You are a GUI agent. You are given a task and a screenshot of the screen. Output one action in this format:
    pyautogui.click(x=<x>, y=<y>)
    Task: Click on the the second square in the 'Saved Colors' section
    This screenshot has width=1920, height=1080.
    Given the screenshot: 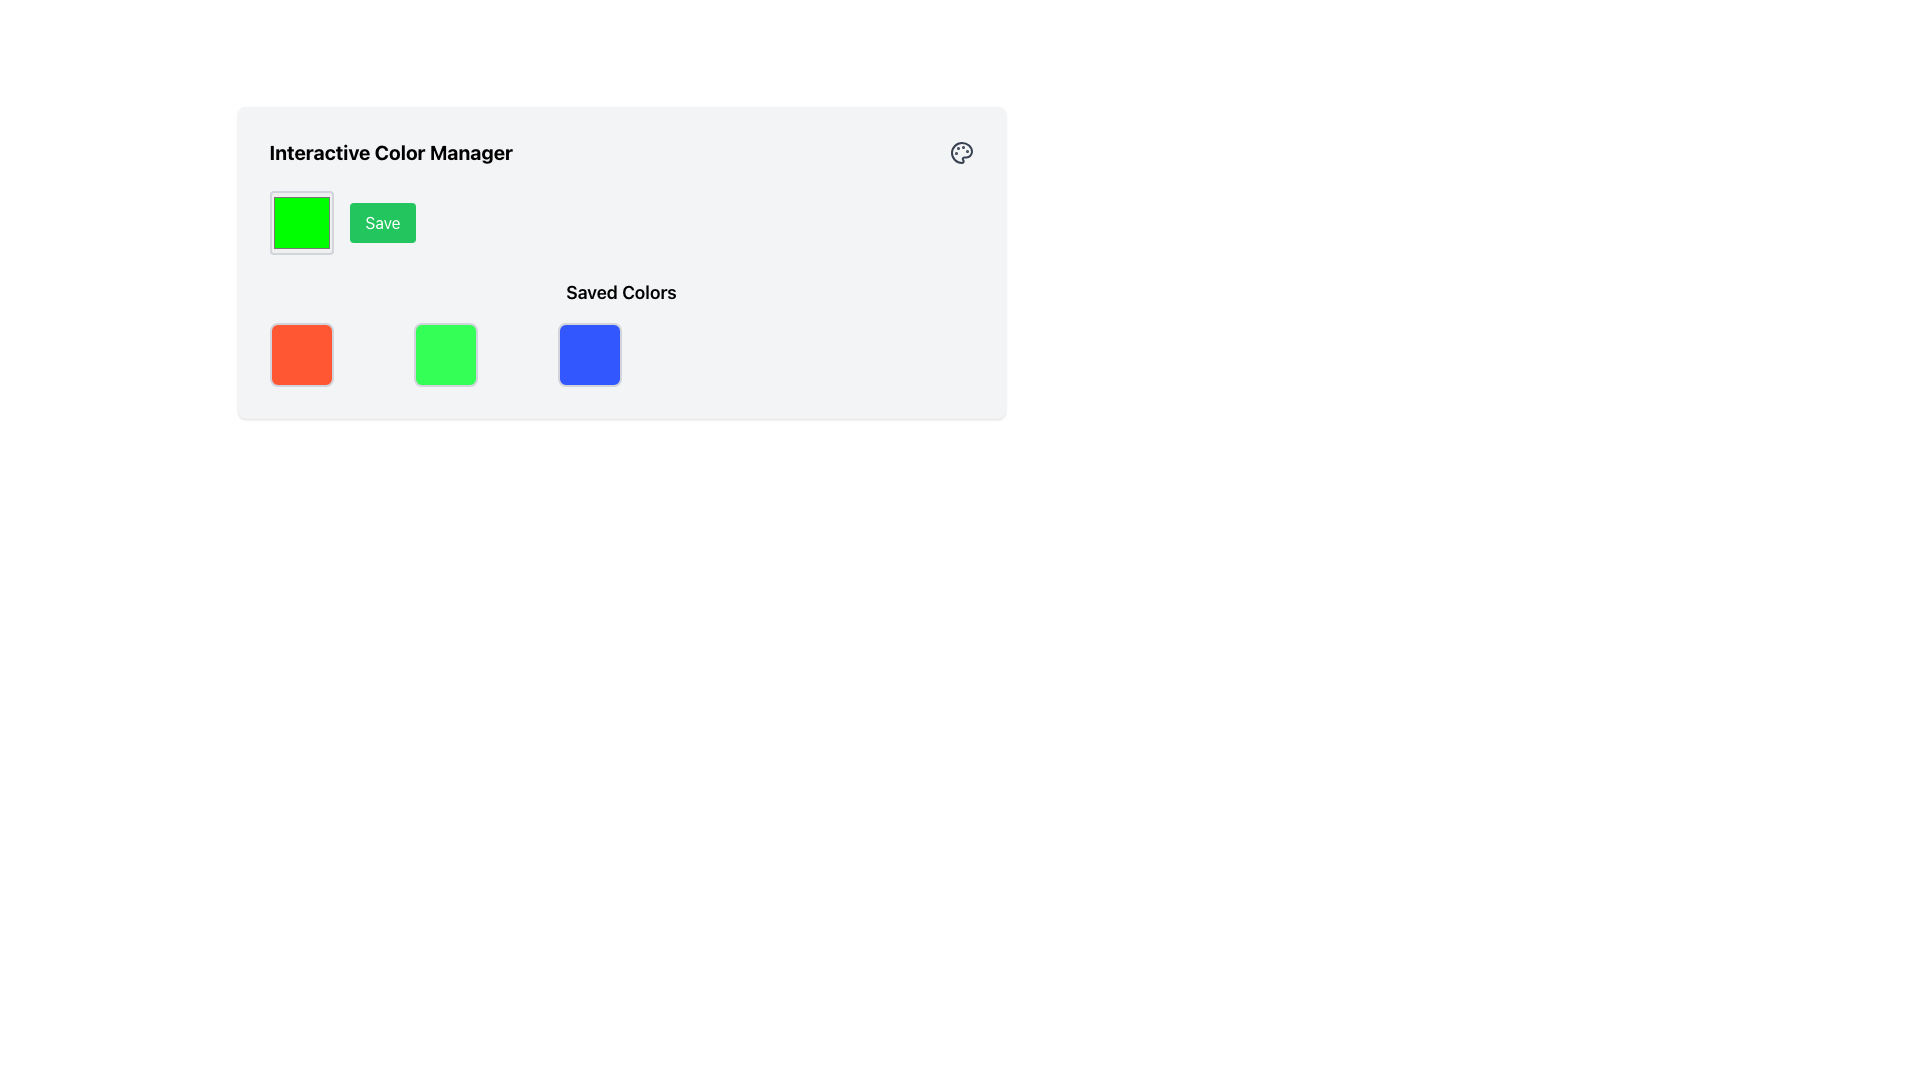 What is the action you would take?
    pyautogui.click(x=476, y=353)
    